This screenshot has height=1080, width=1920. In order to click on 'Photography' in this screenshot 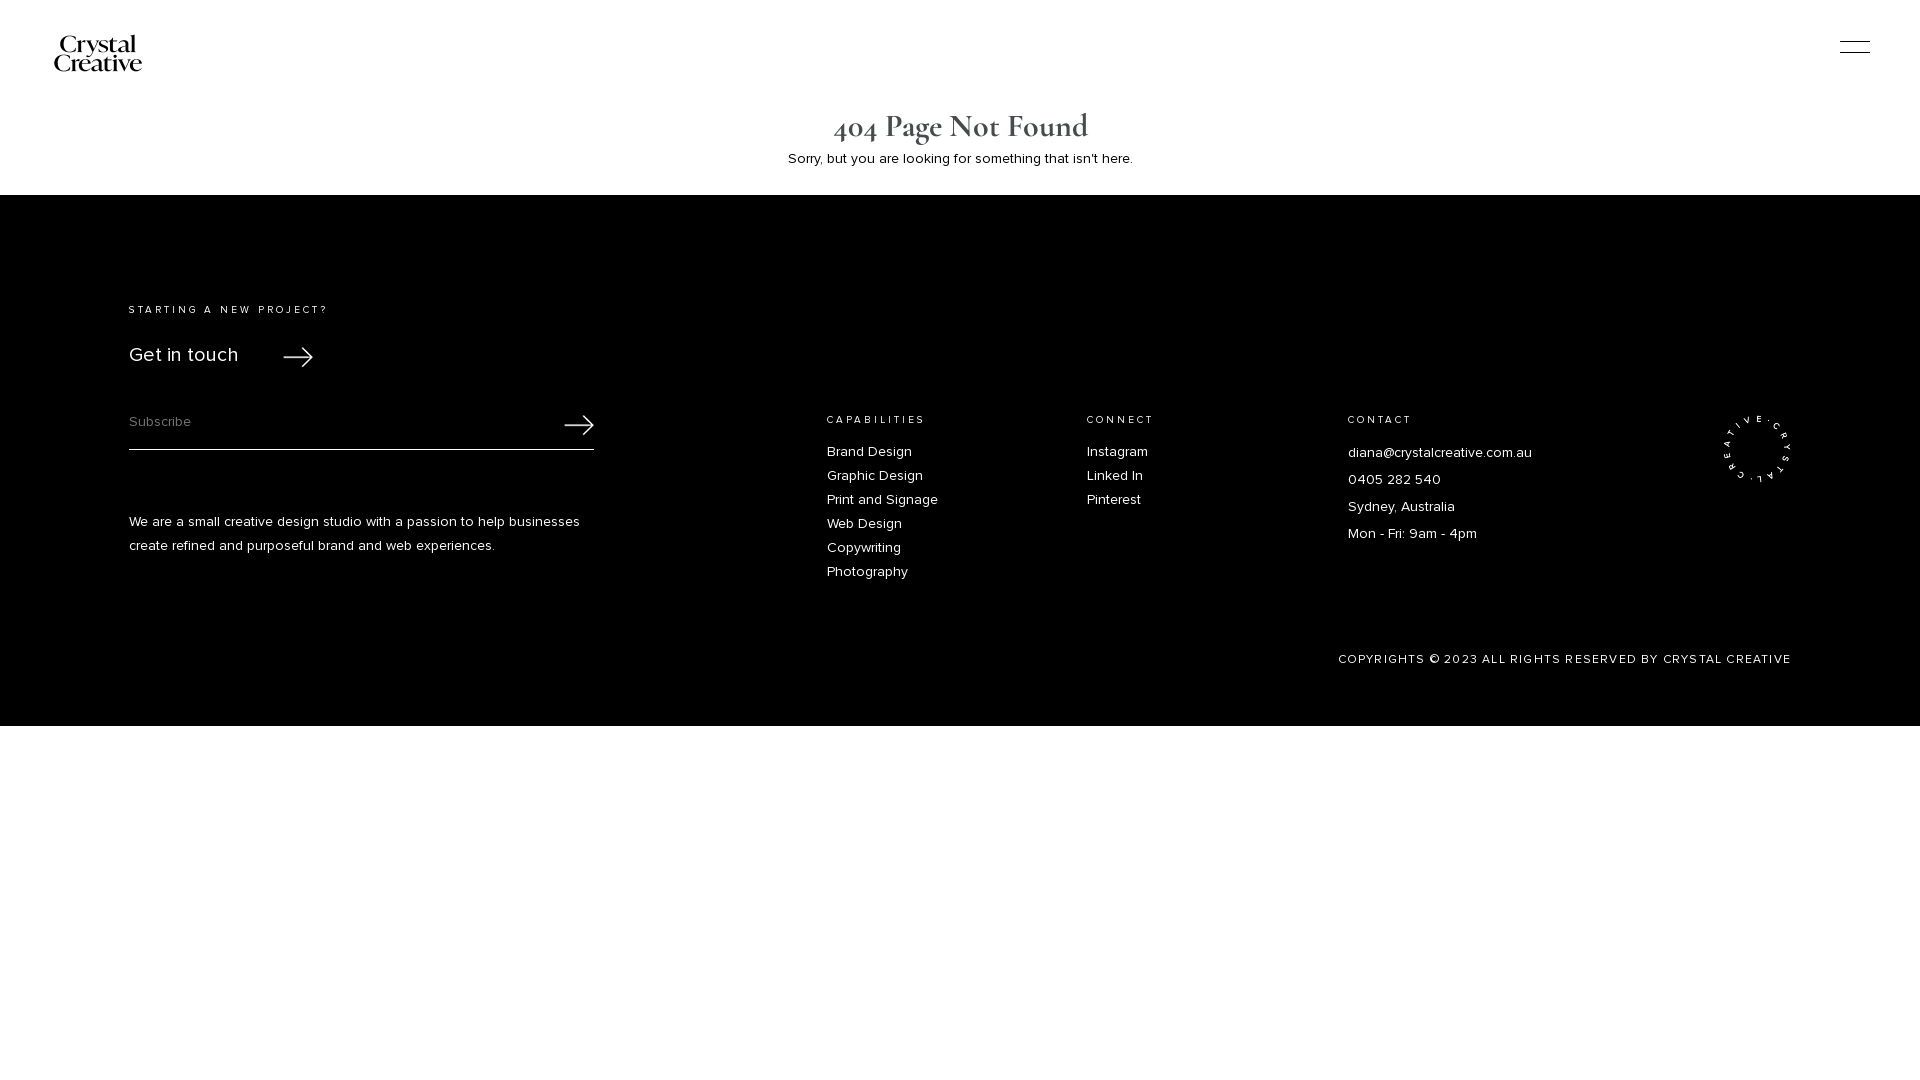, I will do `click(955, 571)`.